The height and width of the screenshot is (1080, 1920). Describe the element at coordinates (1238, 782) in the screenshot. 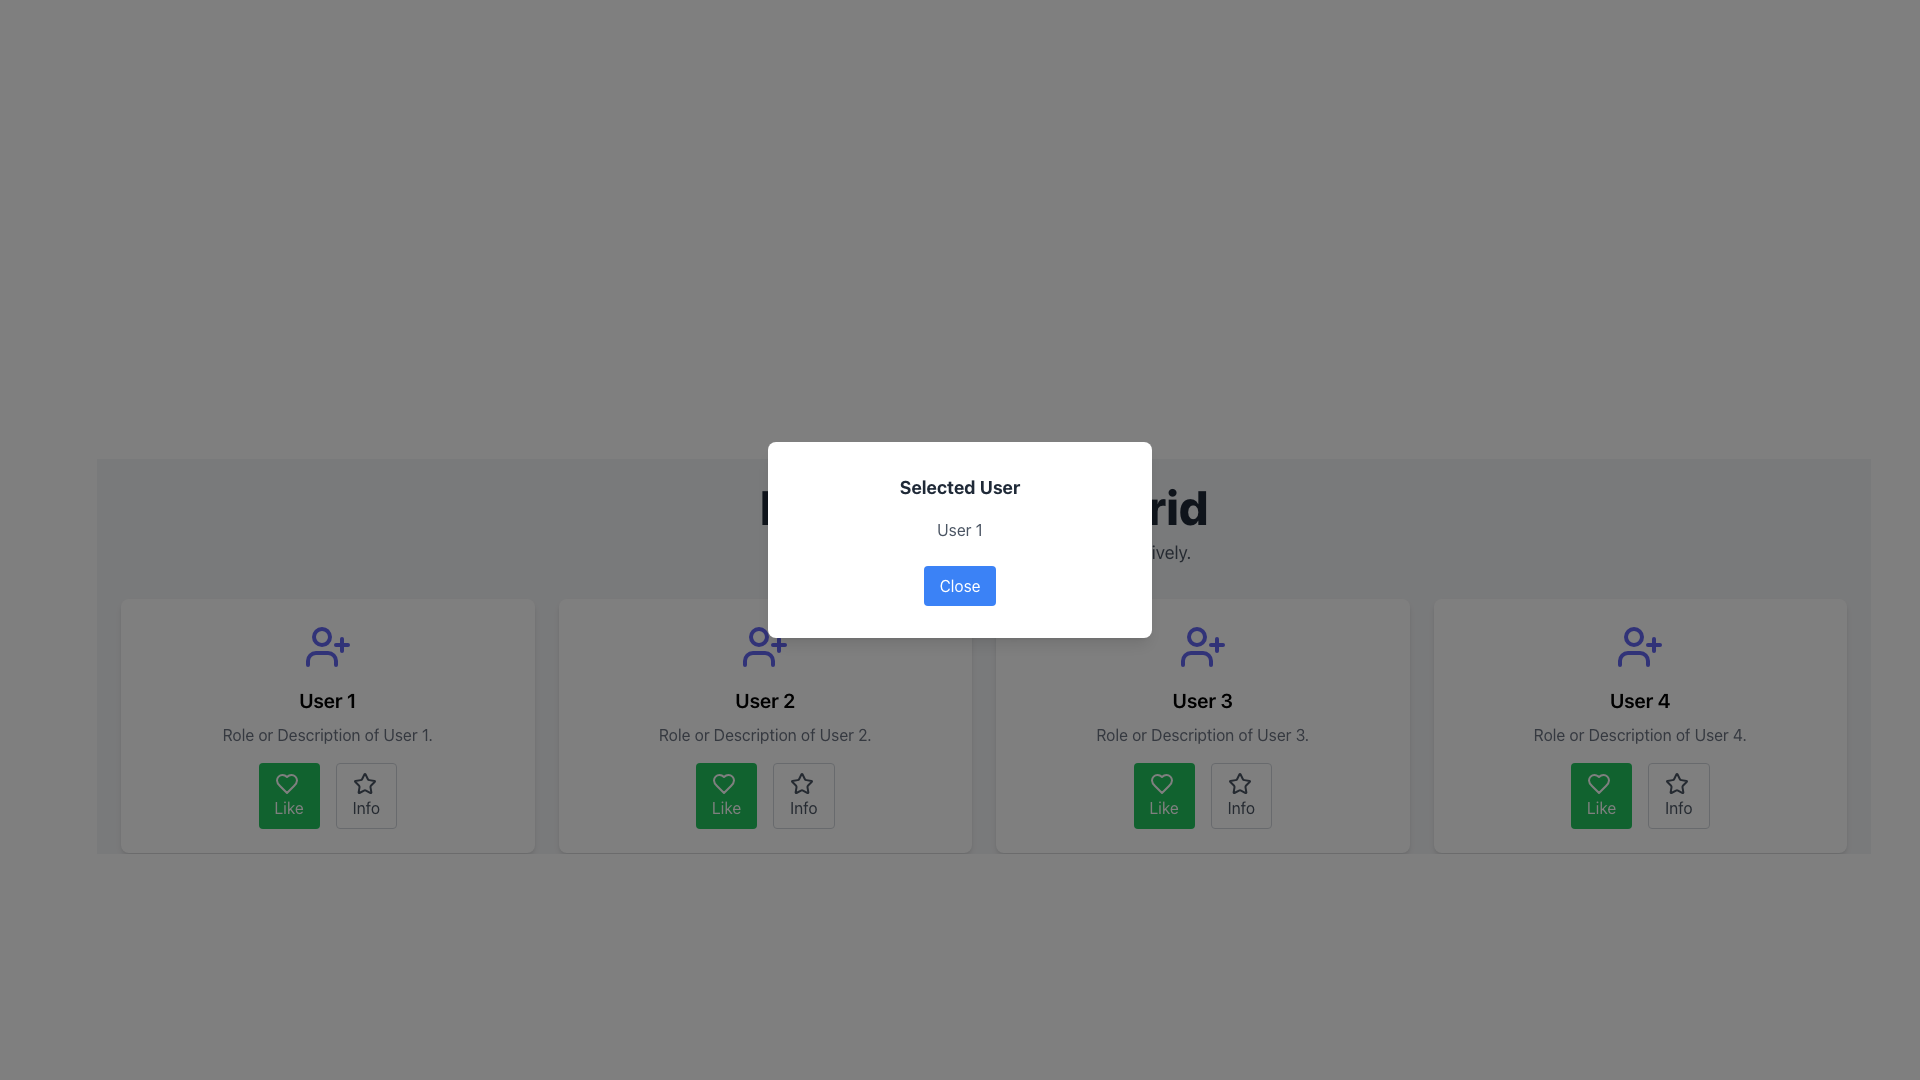

I see `the star icon located within the 'Info' button below the card for 'User 3' to interact with it` at that location.